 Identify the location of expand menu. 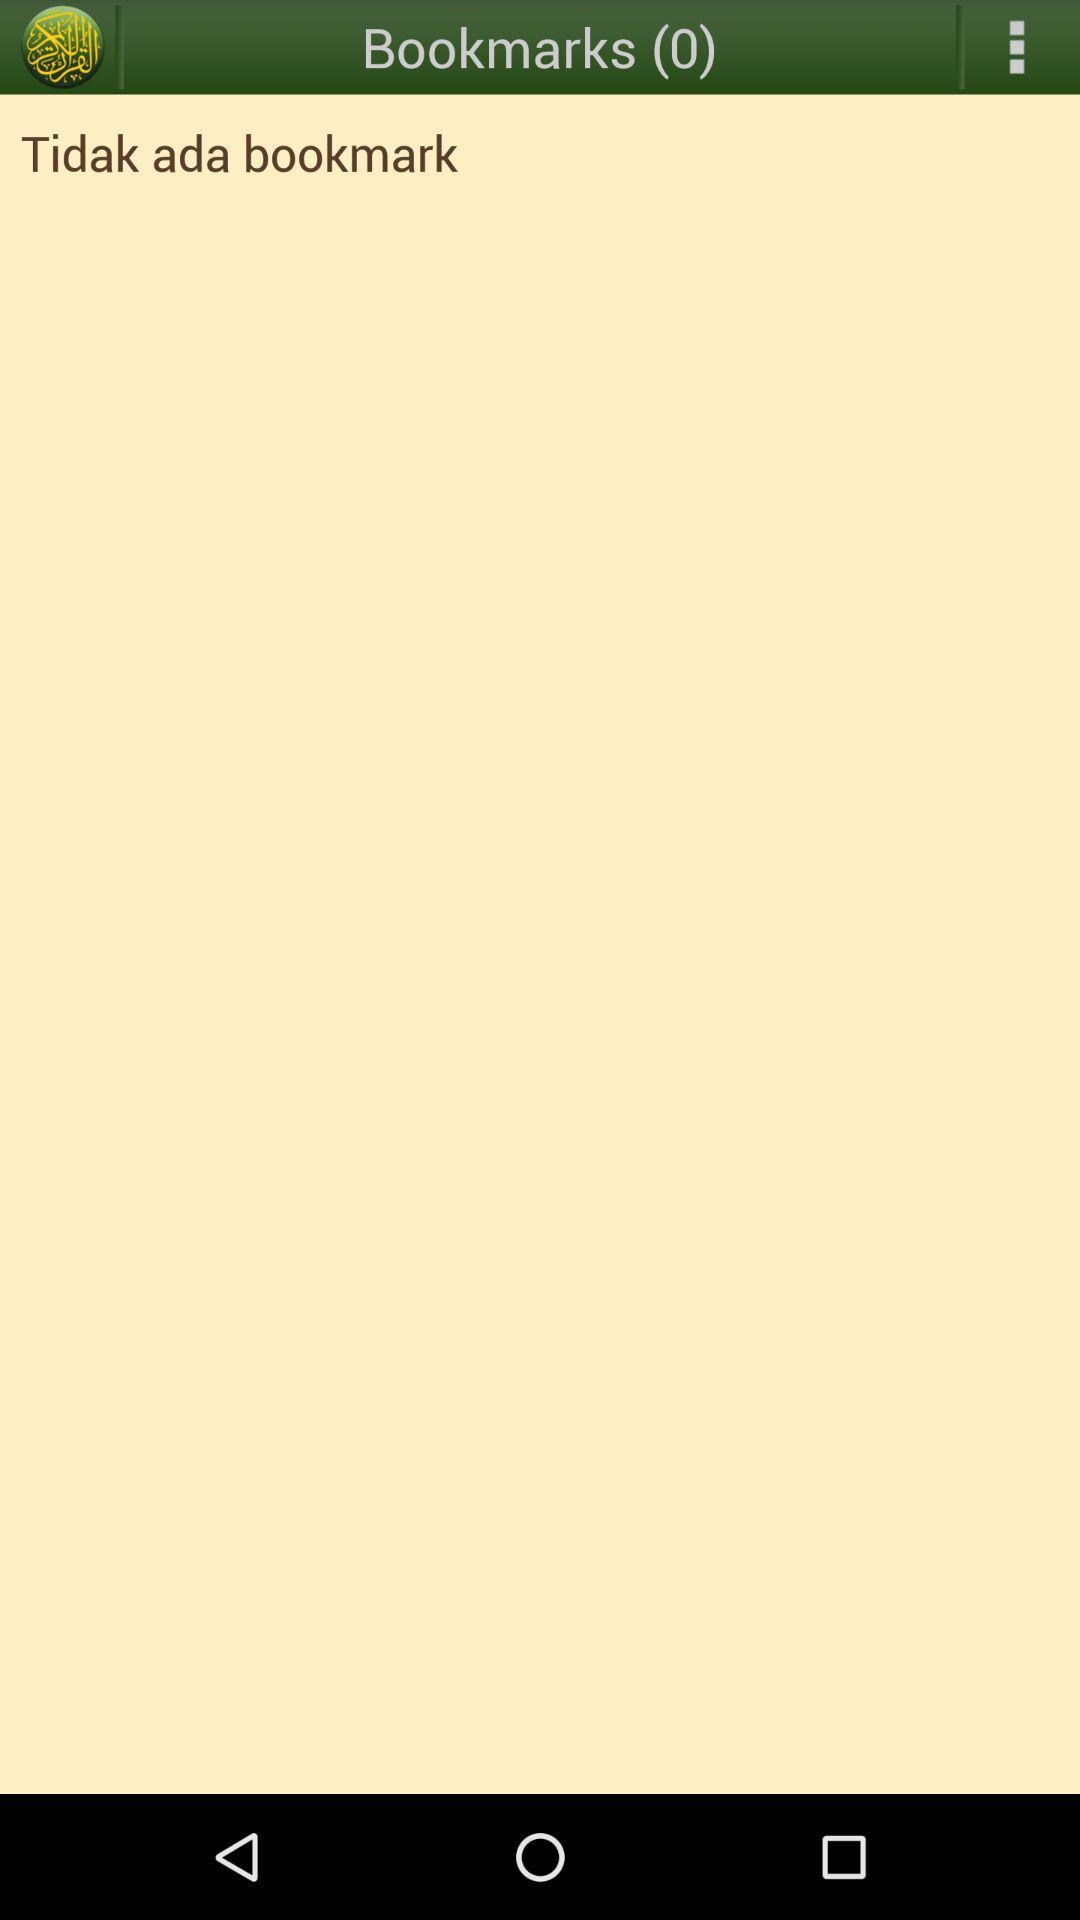
(1017, 47).